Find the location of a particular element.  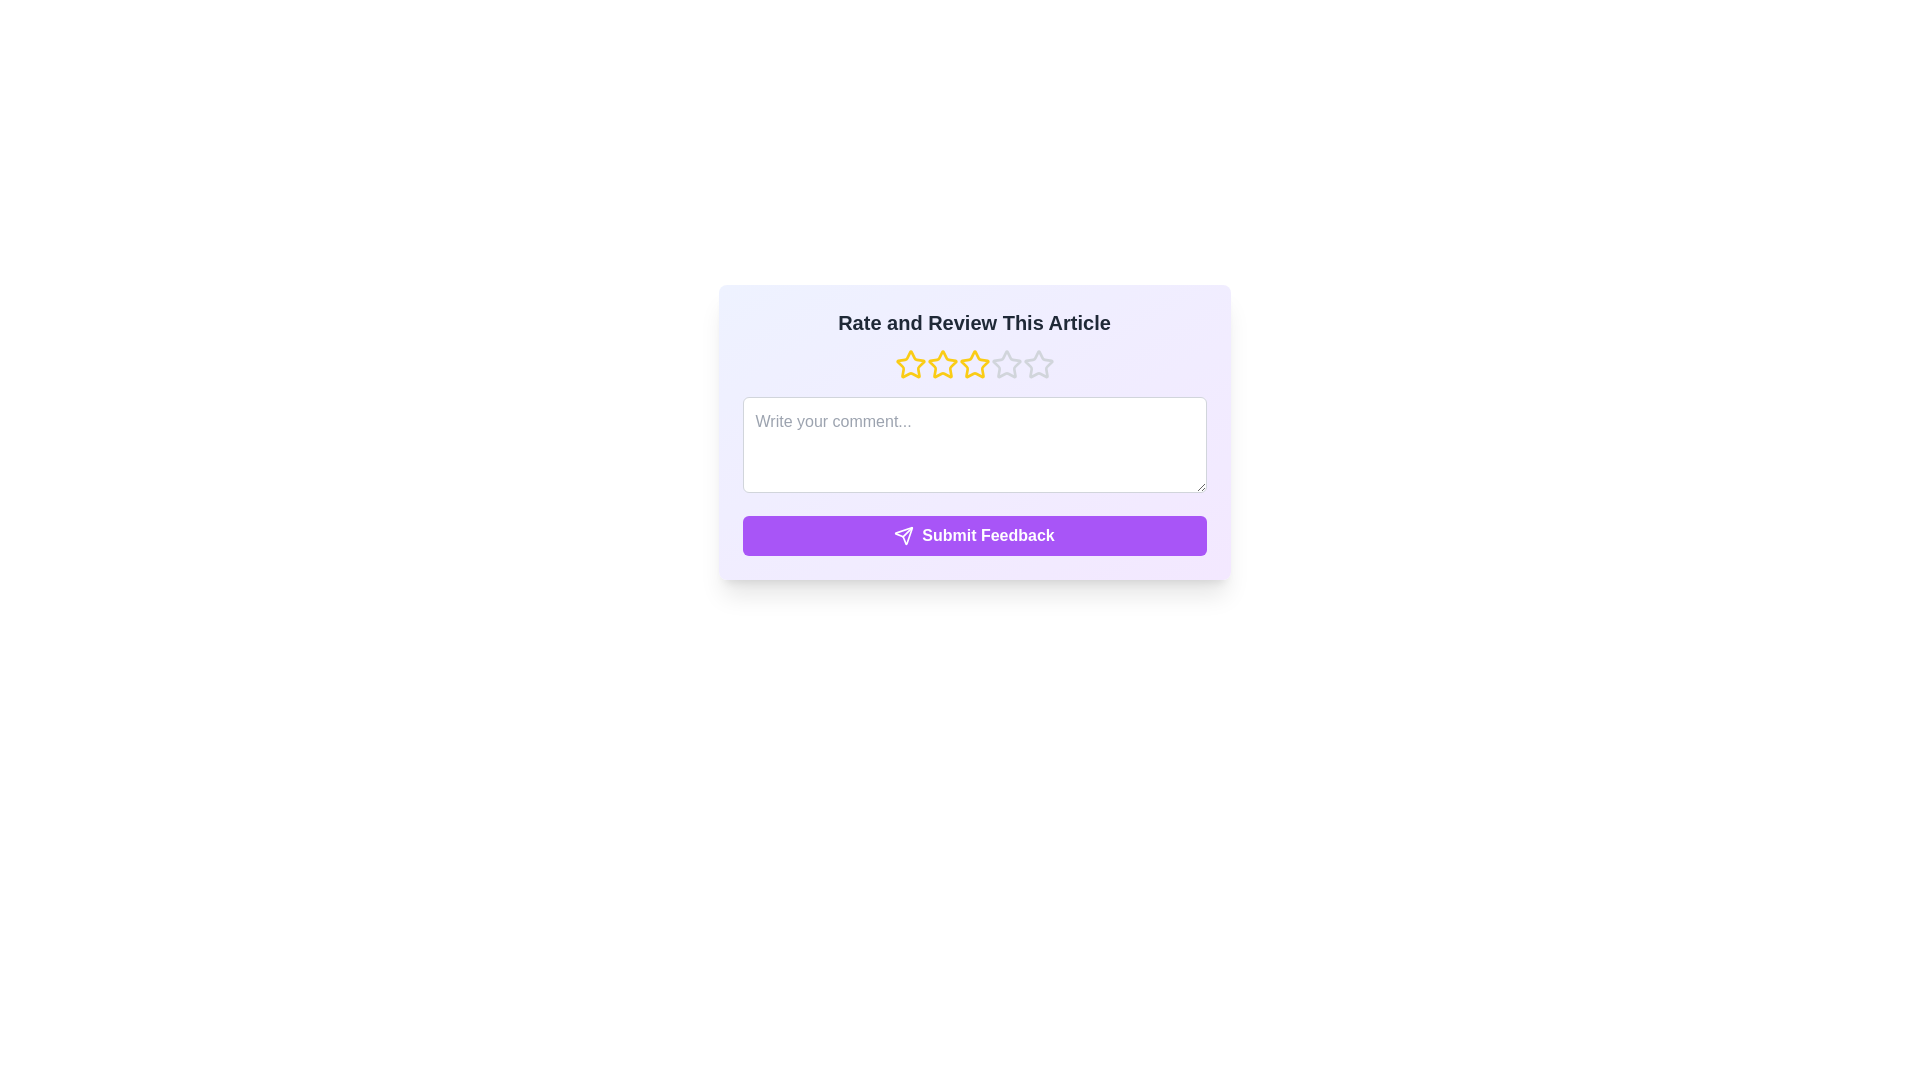

the rating to 3 stars by clicking on the corresponding star is located at coordinates (974, 365).